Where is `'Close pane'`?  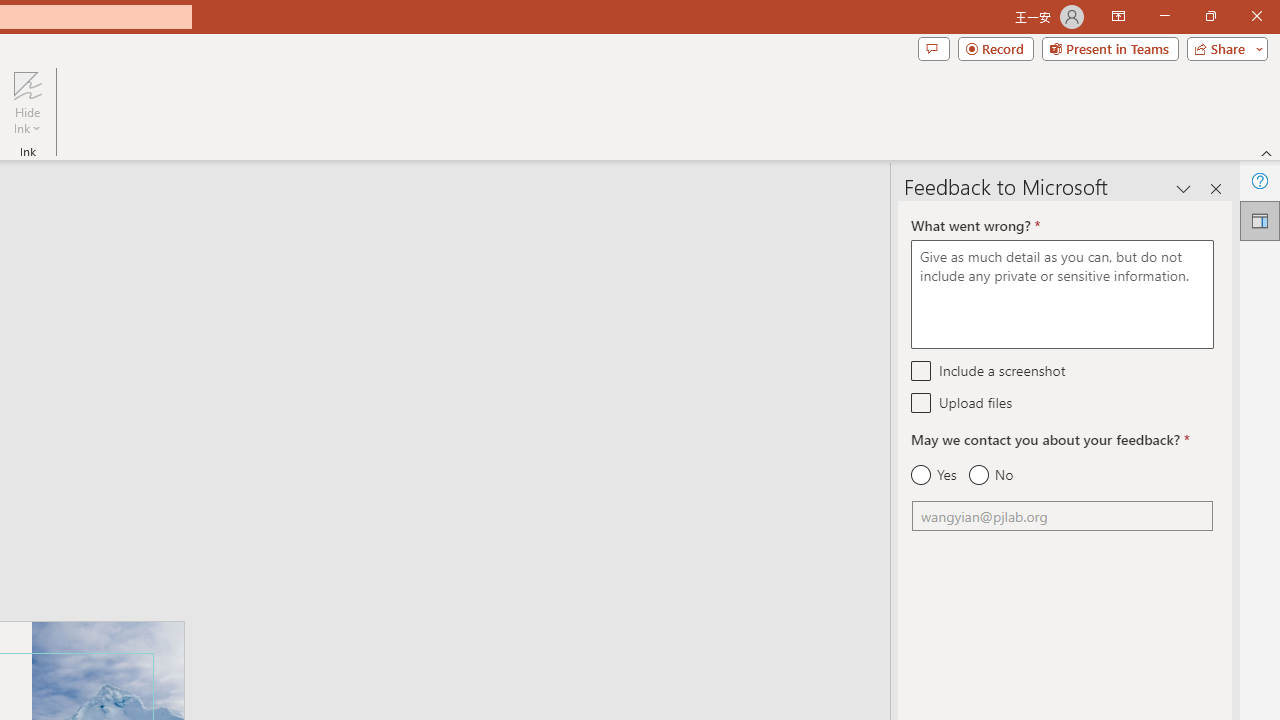 'Close pane' is located at coordinates (1215, 189).